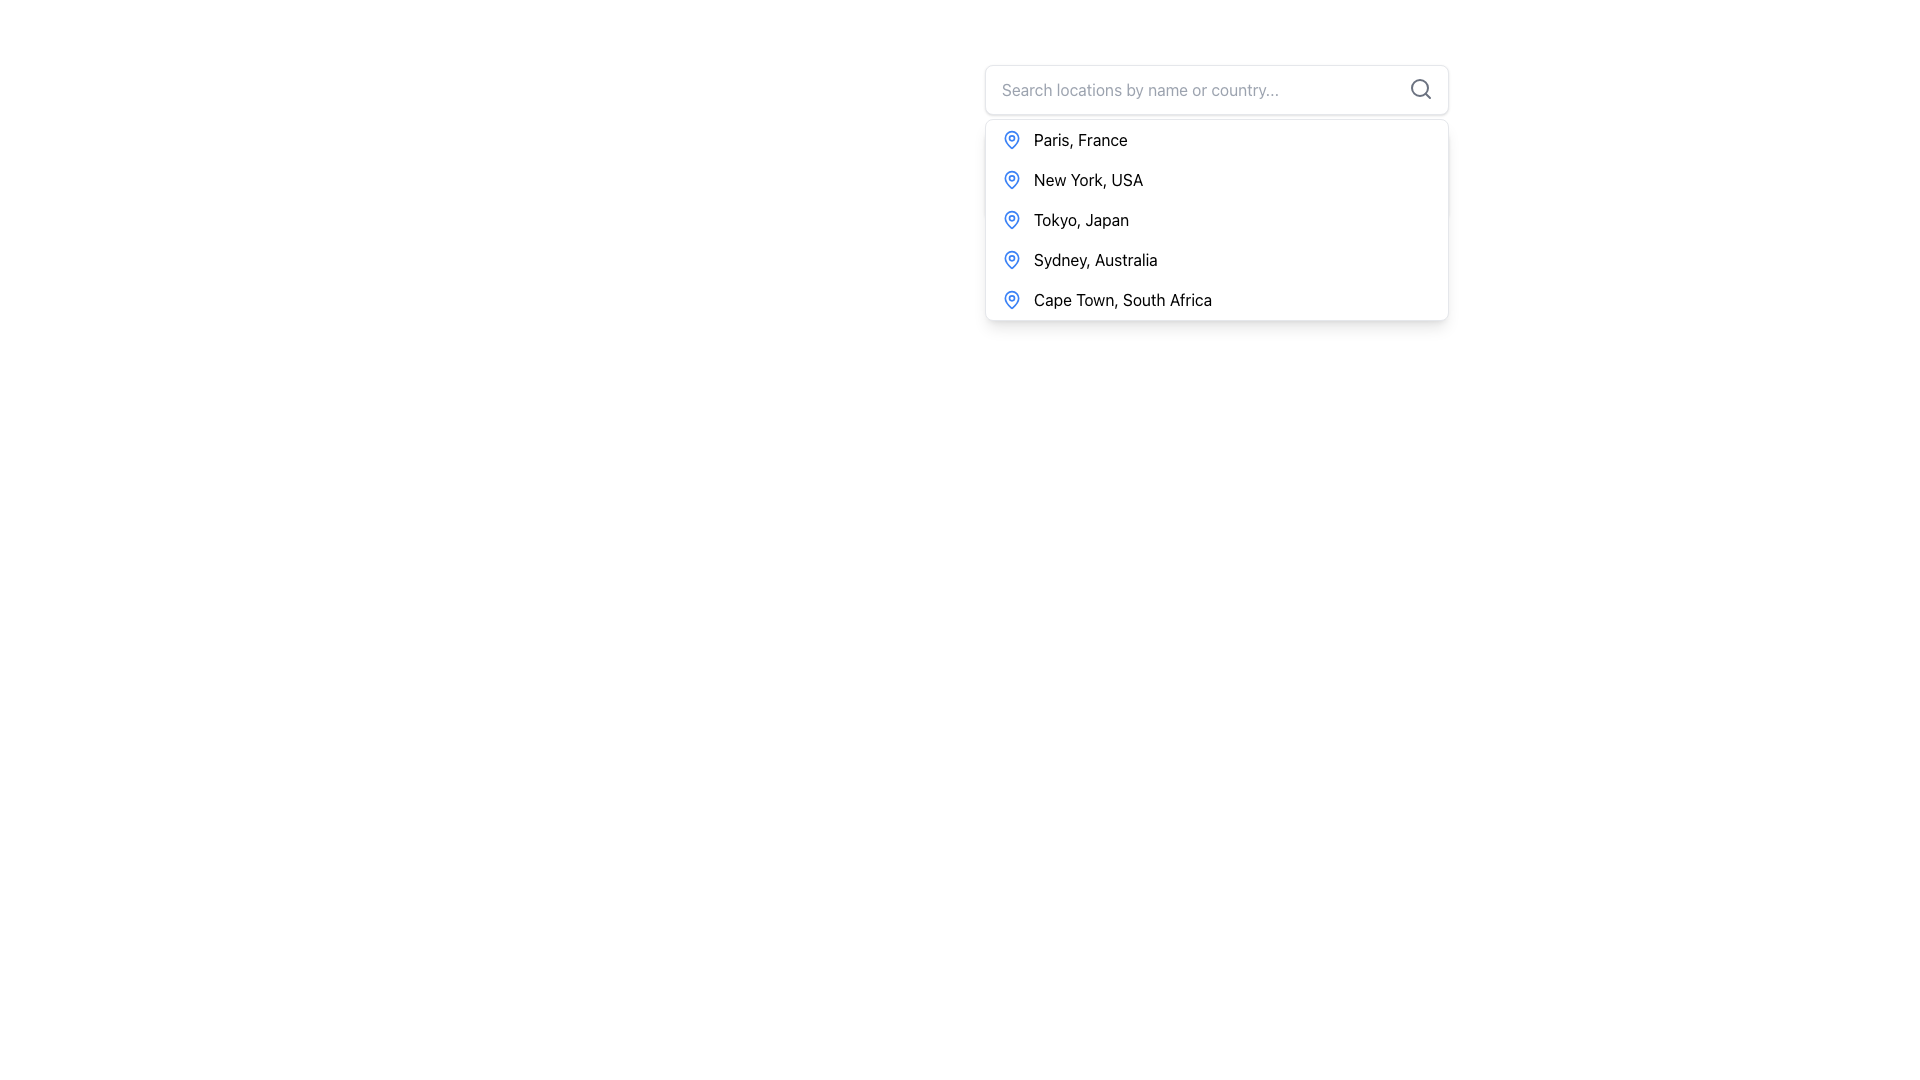 This screenshot has height=1080, width=1920. Describe the element at coordinates (1123, 300) in the screenshot. I see `the fifth entry in the location search dropdown menu` at that location.